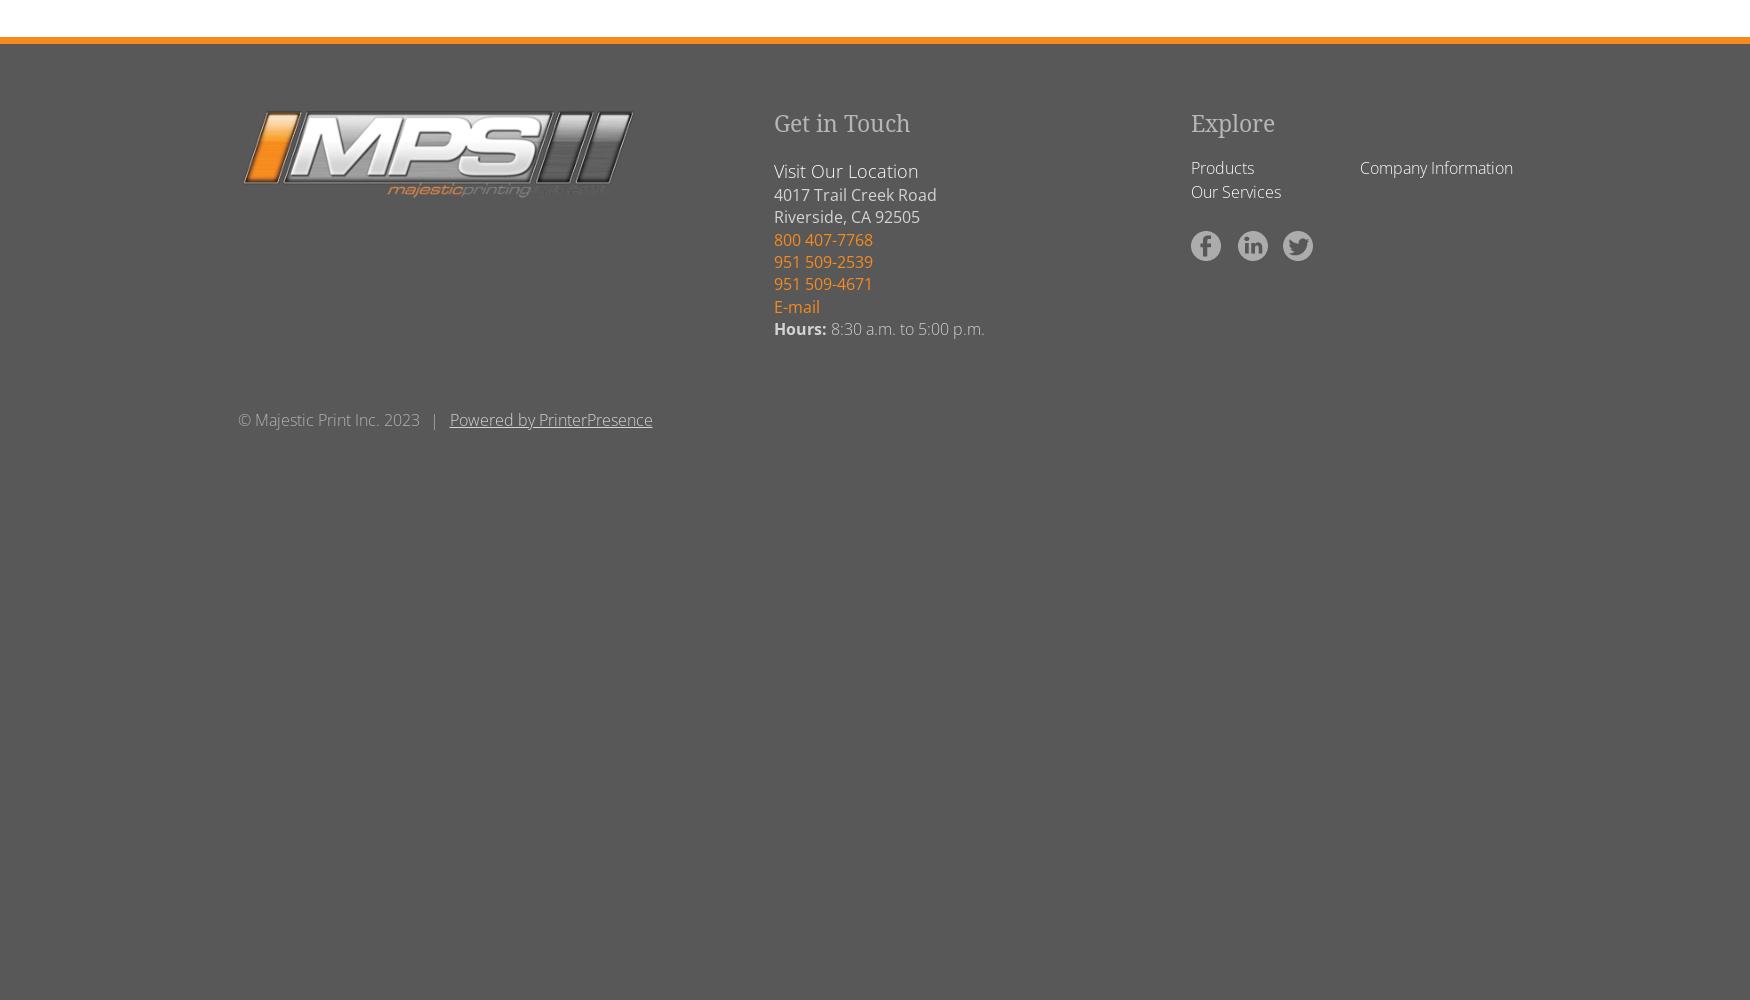 This screenshot has height=1000, width=1750. Describe the element at coordinates (773, 170) in the screenshot. I see `'Visit Our Location'` at that location.